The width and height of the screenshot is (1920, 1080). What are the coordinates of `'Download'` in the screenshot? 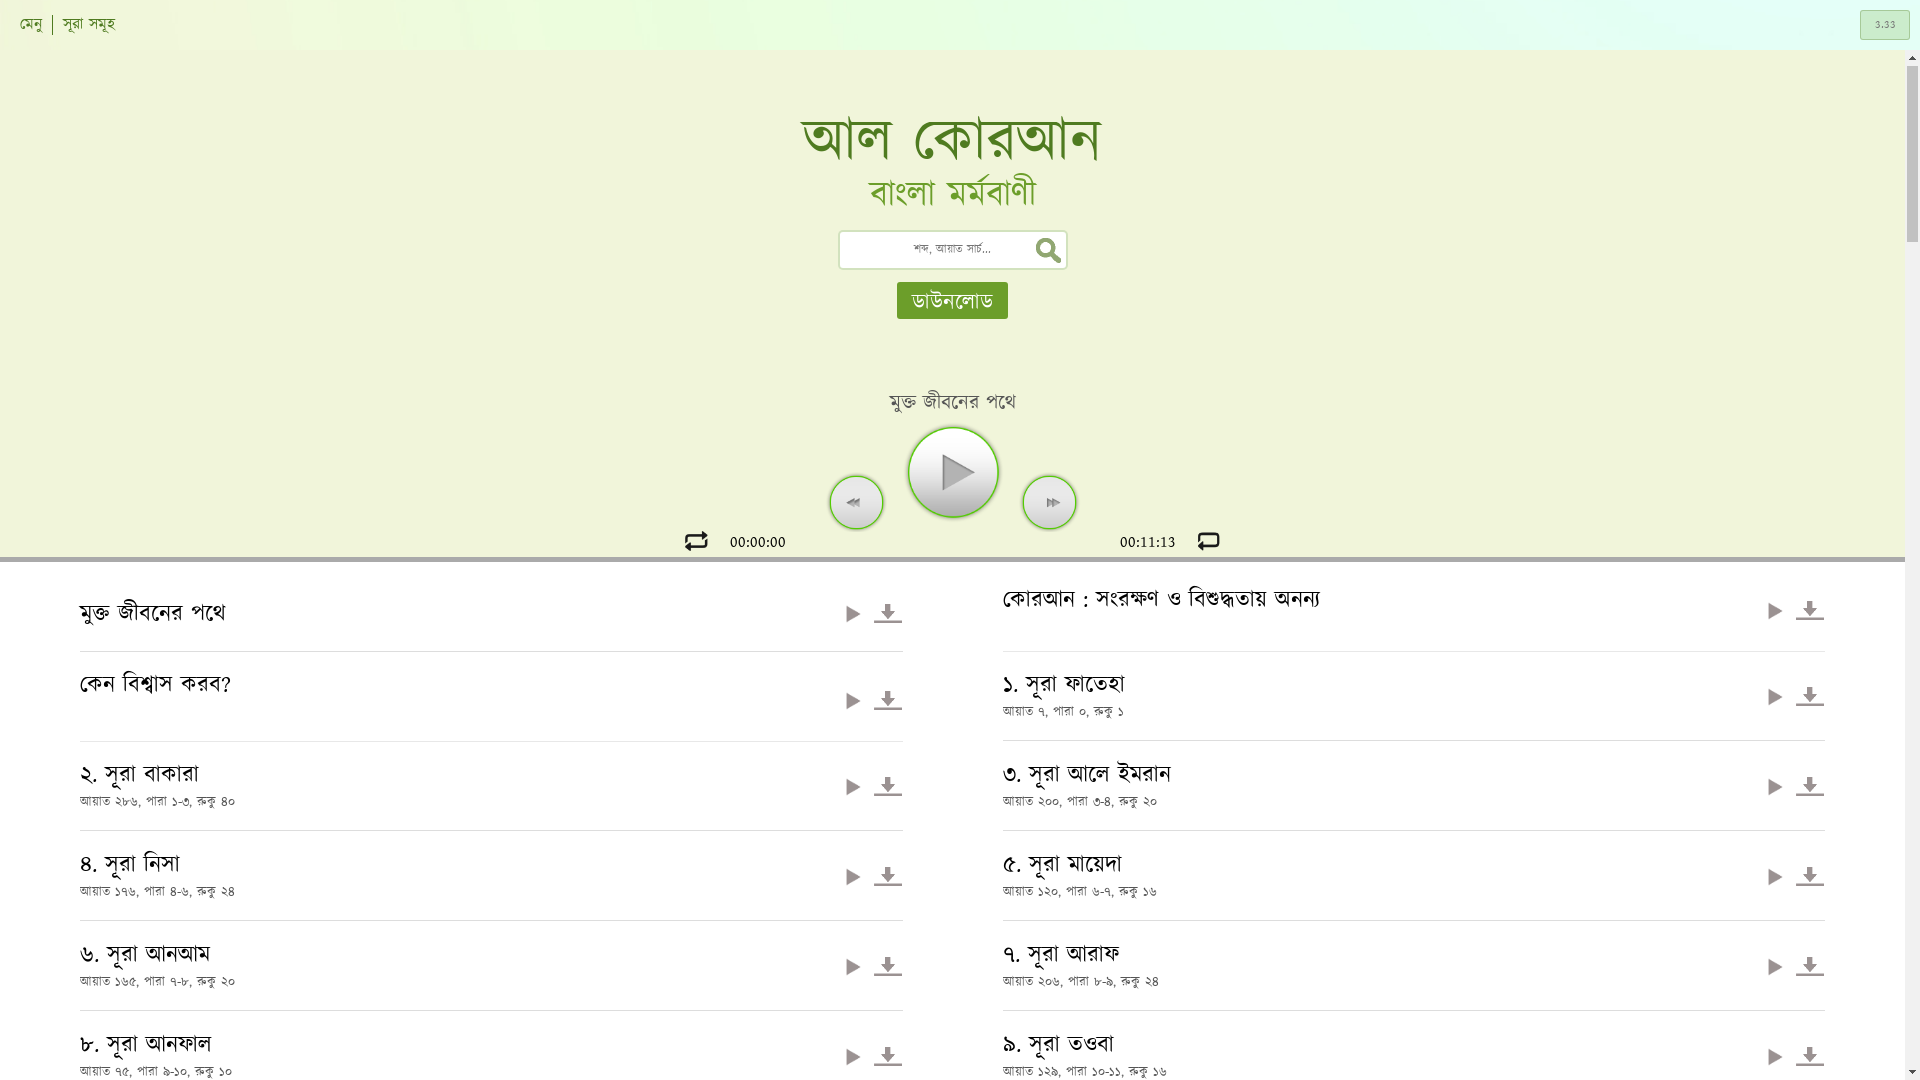 It's located at (1795, 965).